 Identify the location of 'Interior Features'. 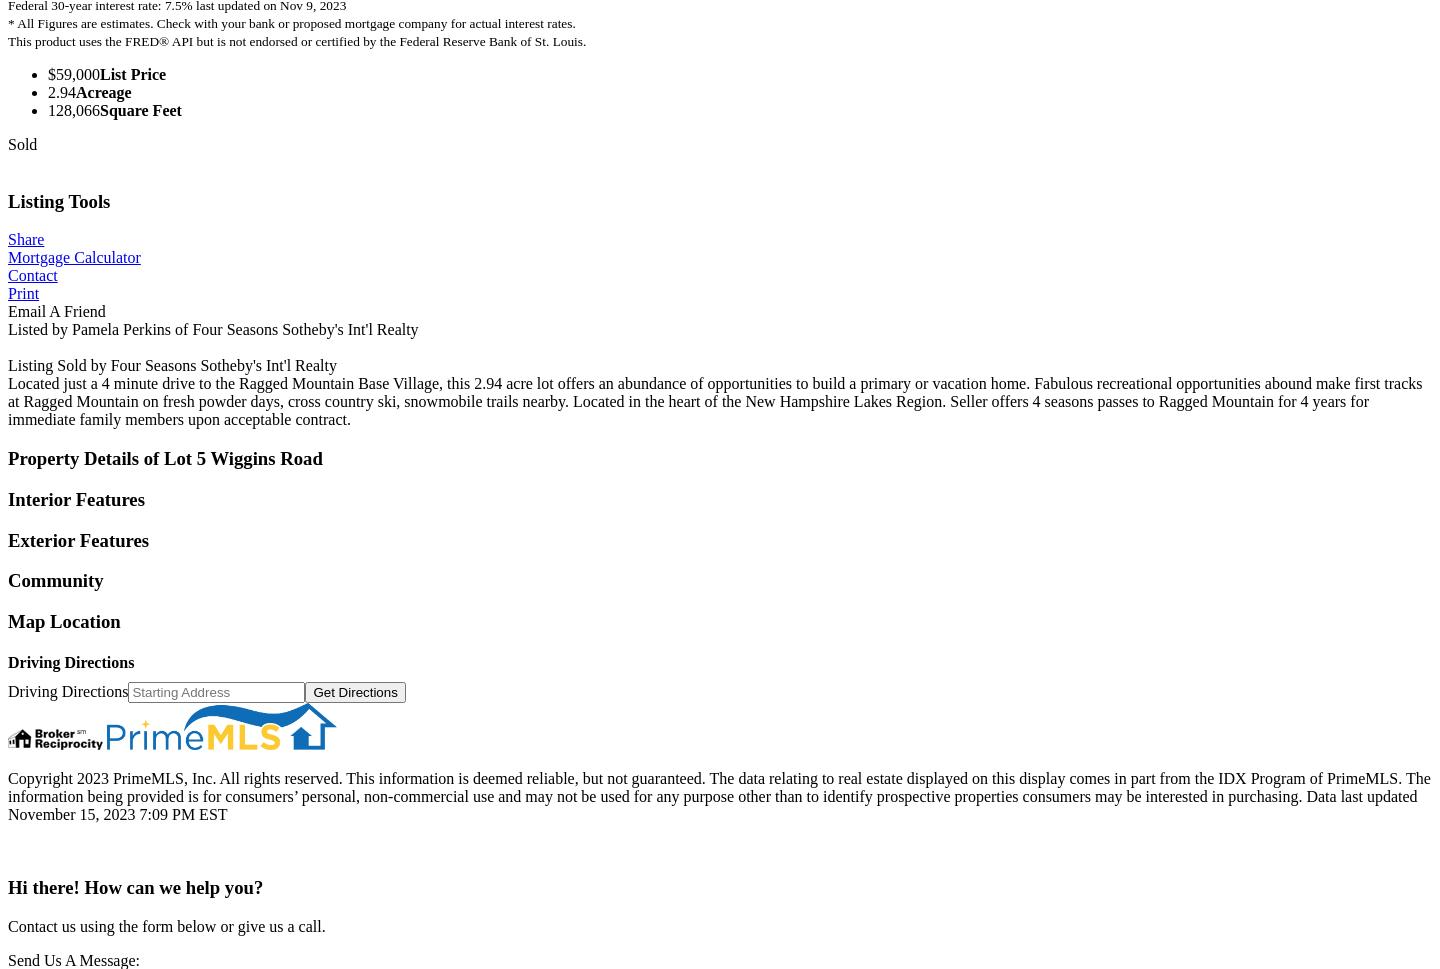
(76, 497).